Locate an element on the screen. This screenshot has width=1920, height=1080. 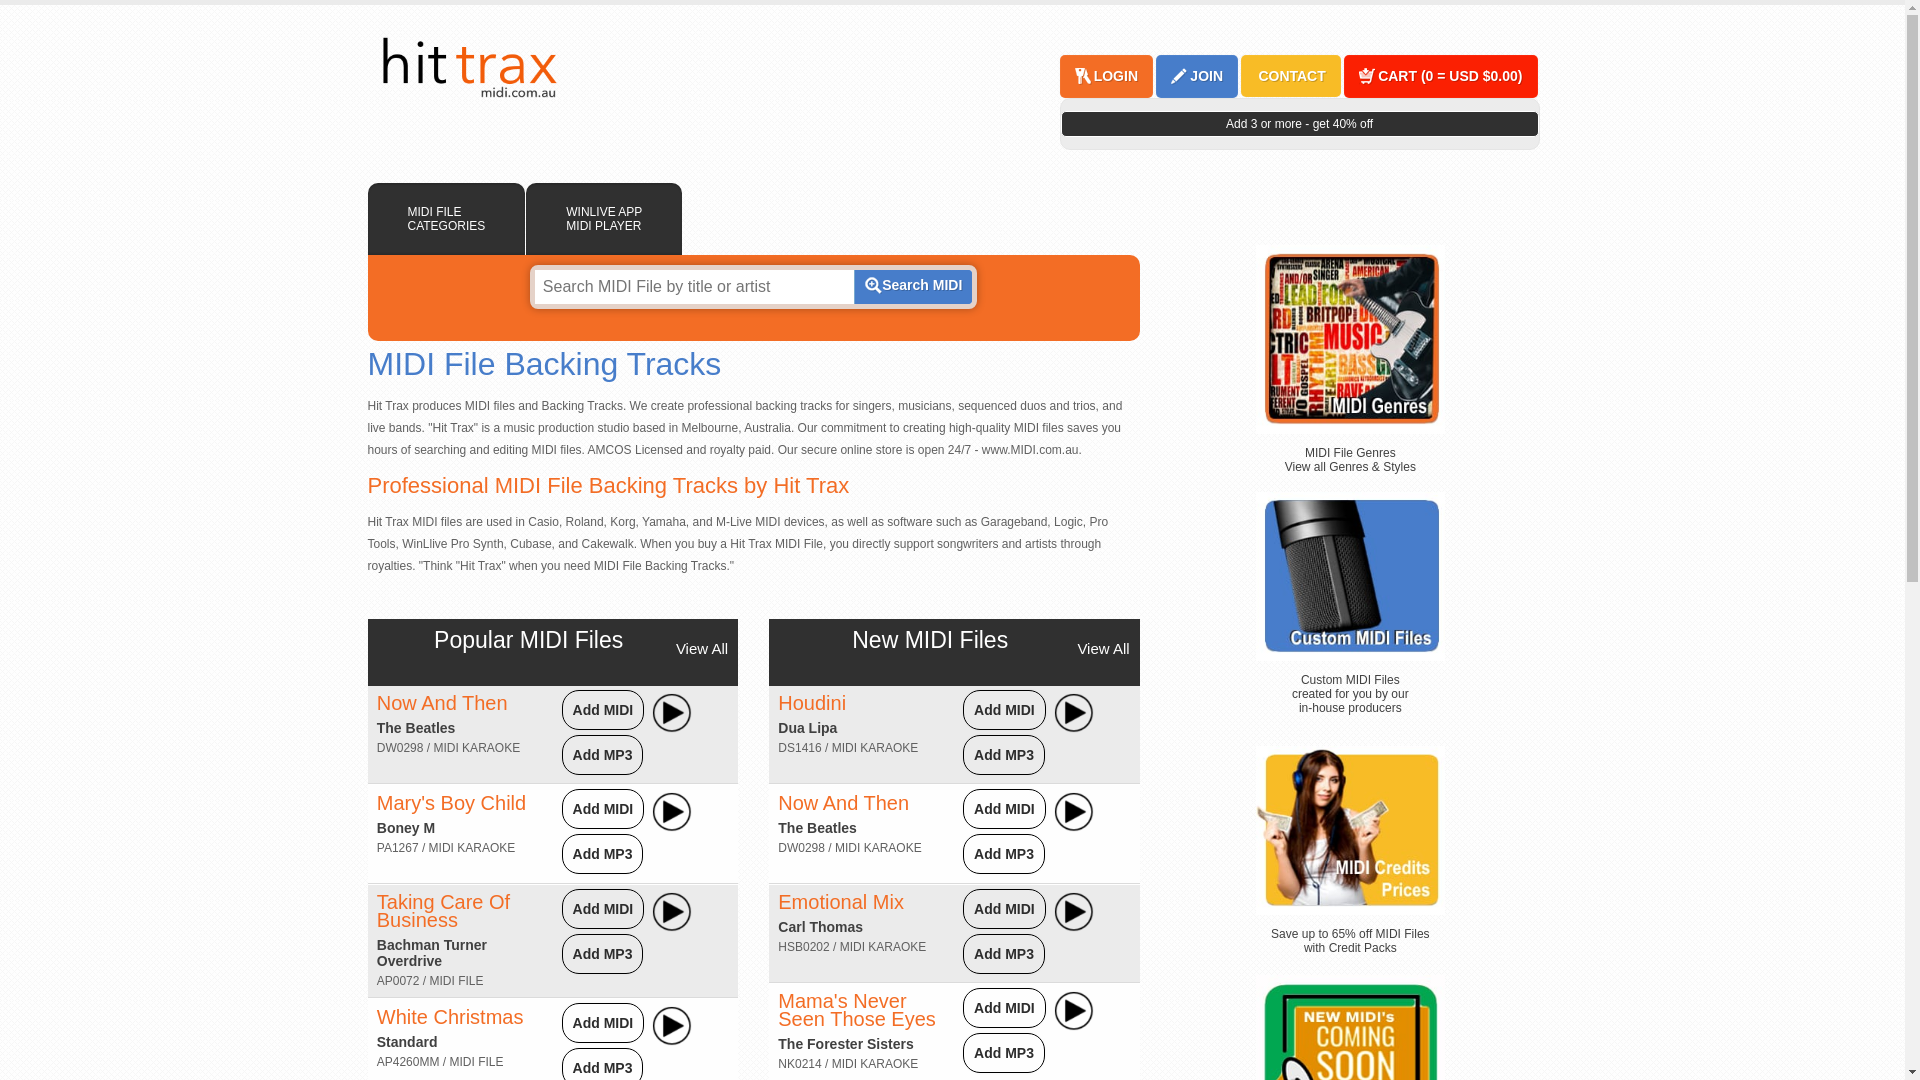
'MIDI File Genres' is located at coordinates (1350, 338).